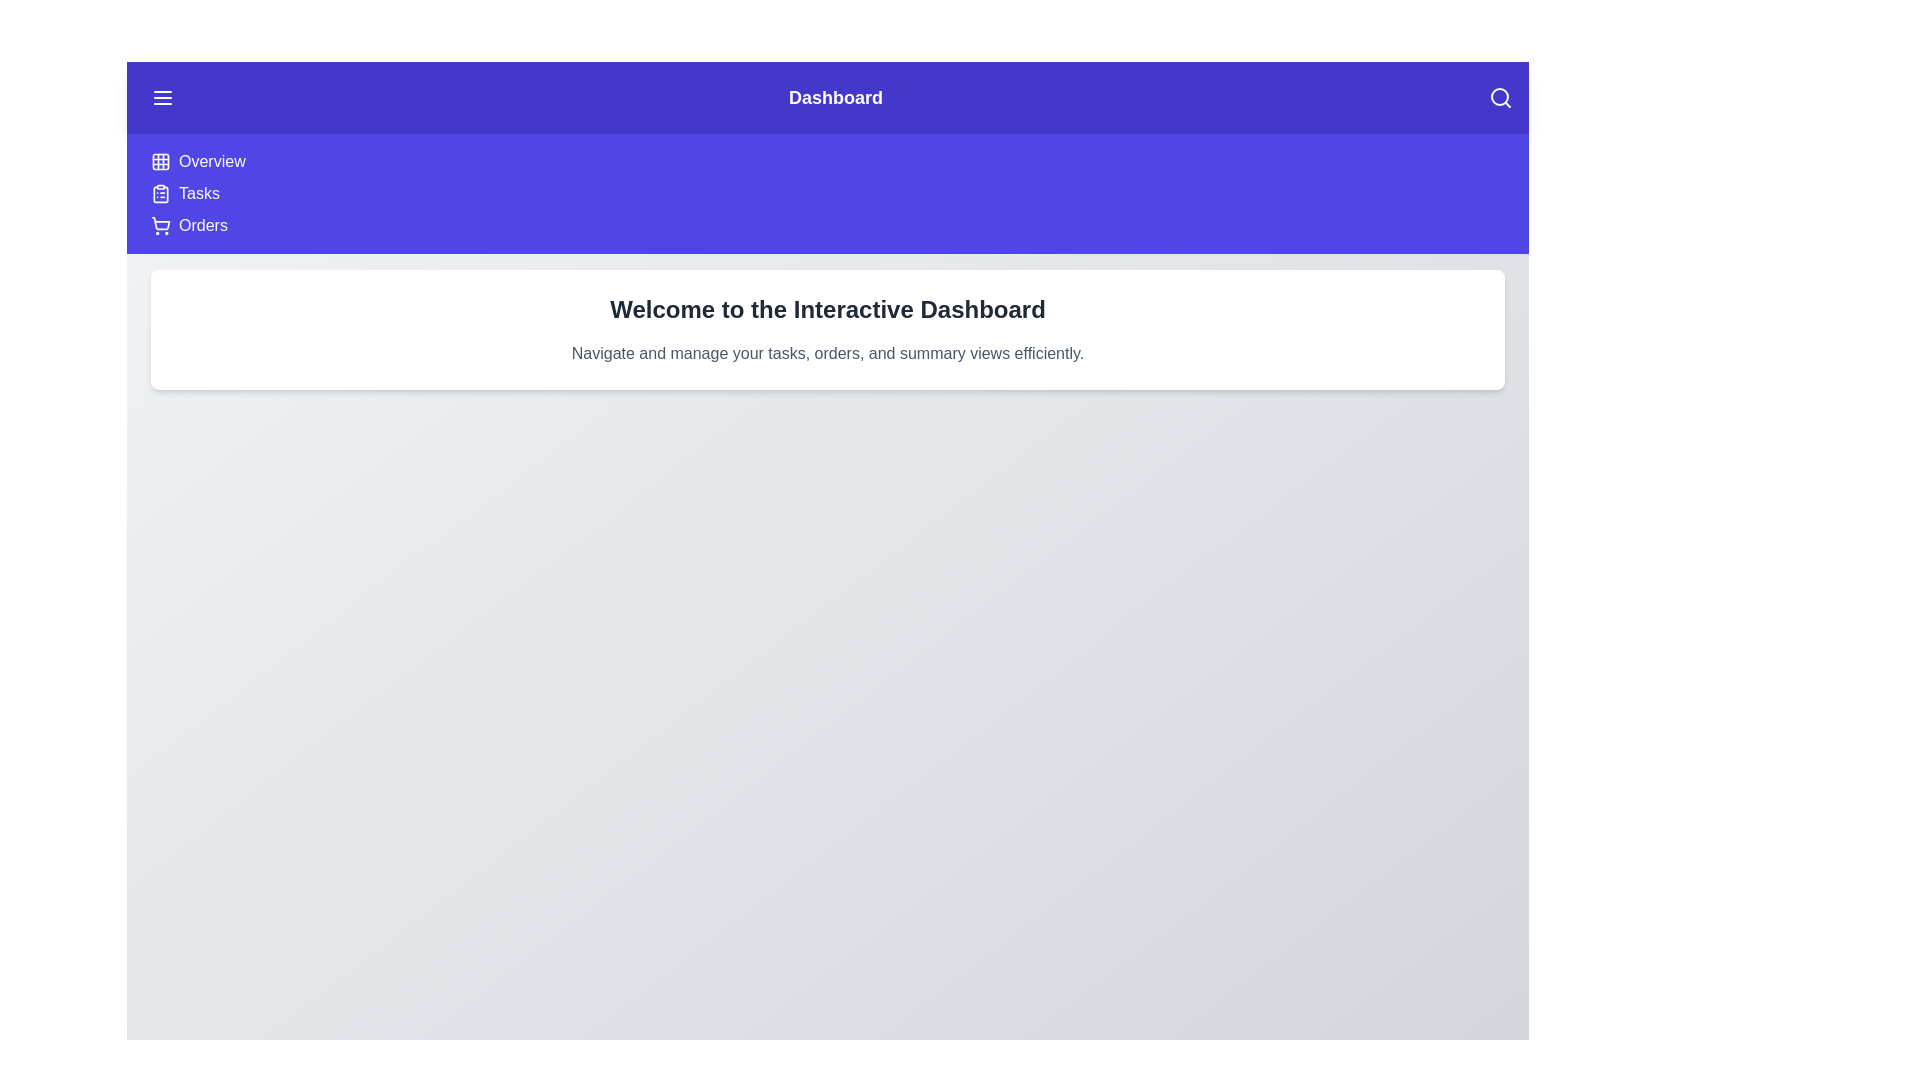  I want to click on the menu item Orders to navigate, so click(202, 225).